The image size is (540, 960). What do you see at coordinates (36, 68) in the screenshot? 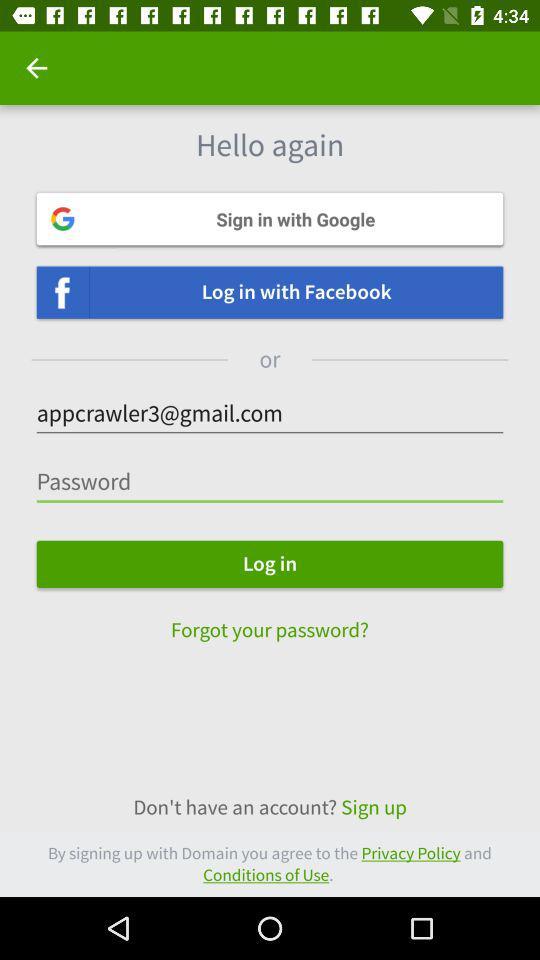
I see `icon at the top left corner` at bounding box center [36, 68].